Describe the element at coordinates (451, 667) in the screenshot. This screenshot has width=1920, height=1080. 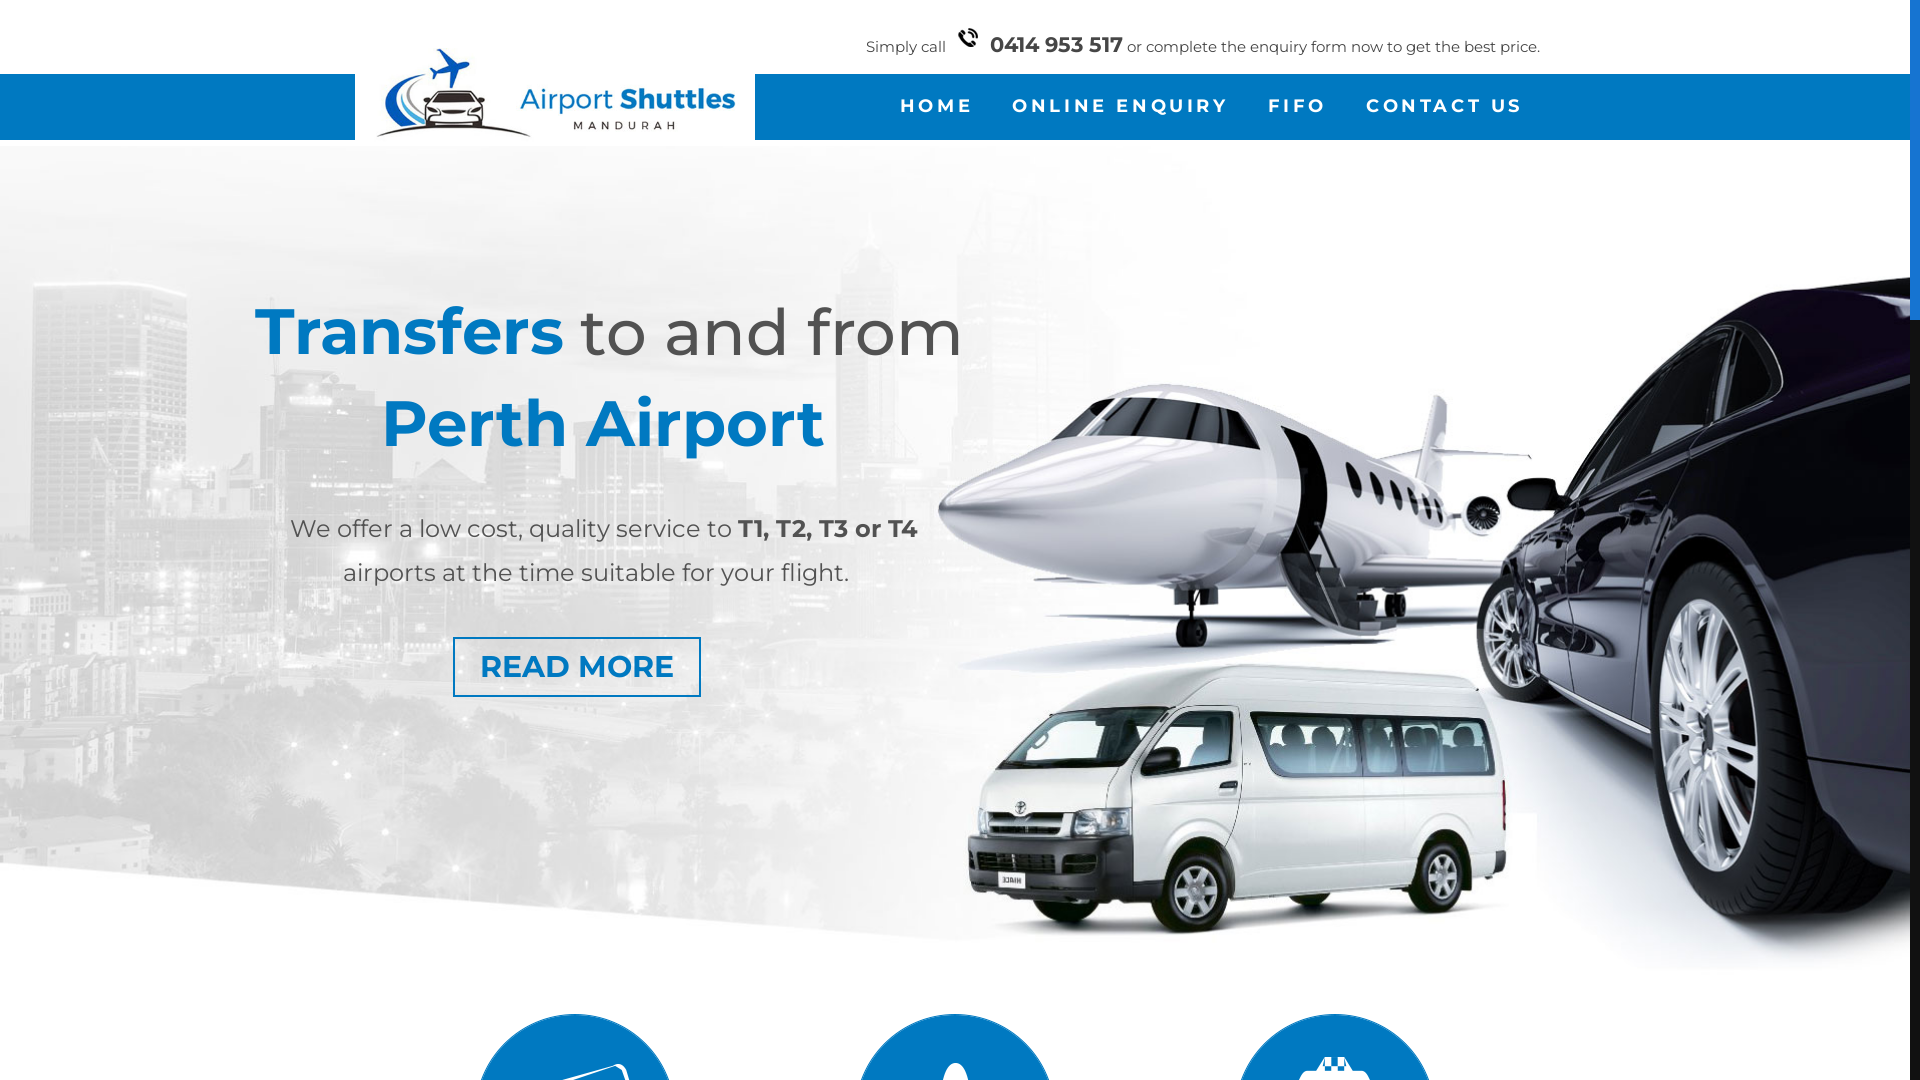
I see `'READ MORE'` at that location.